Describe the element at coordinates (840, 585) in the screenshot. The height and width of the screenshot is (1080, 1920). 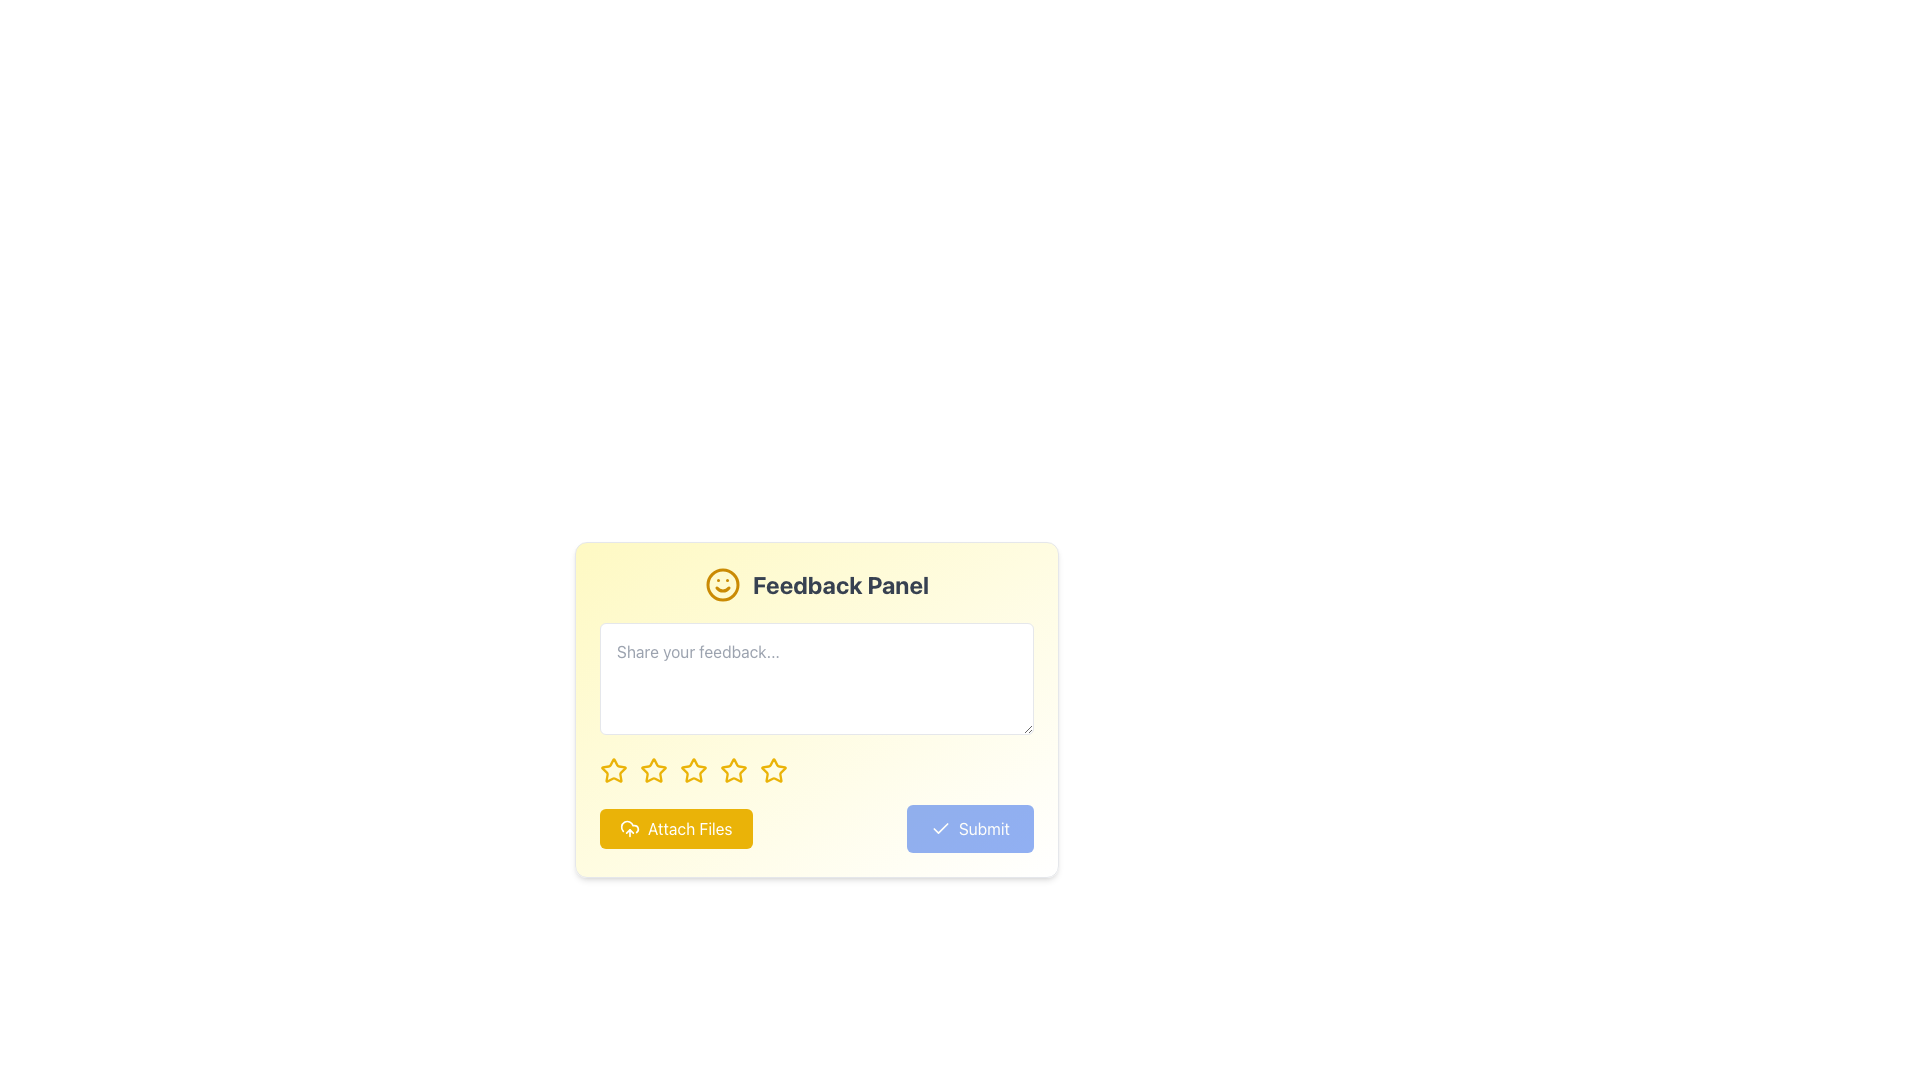
I see `the text label that serves as the title for the feedback panel, located in the upper-central area of the feedback form, to the right of the smiley icon` at that location.